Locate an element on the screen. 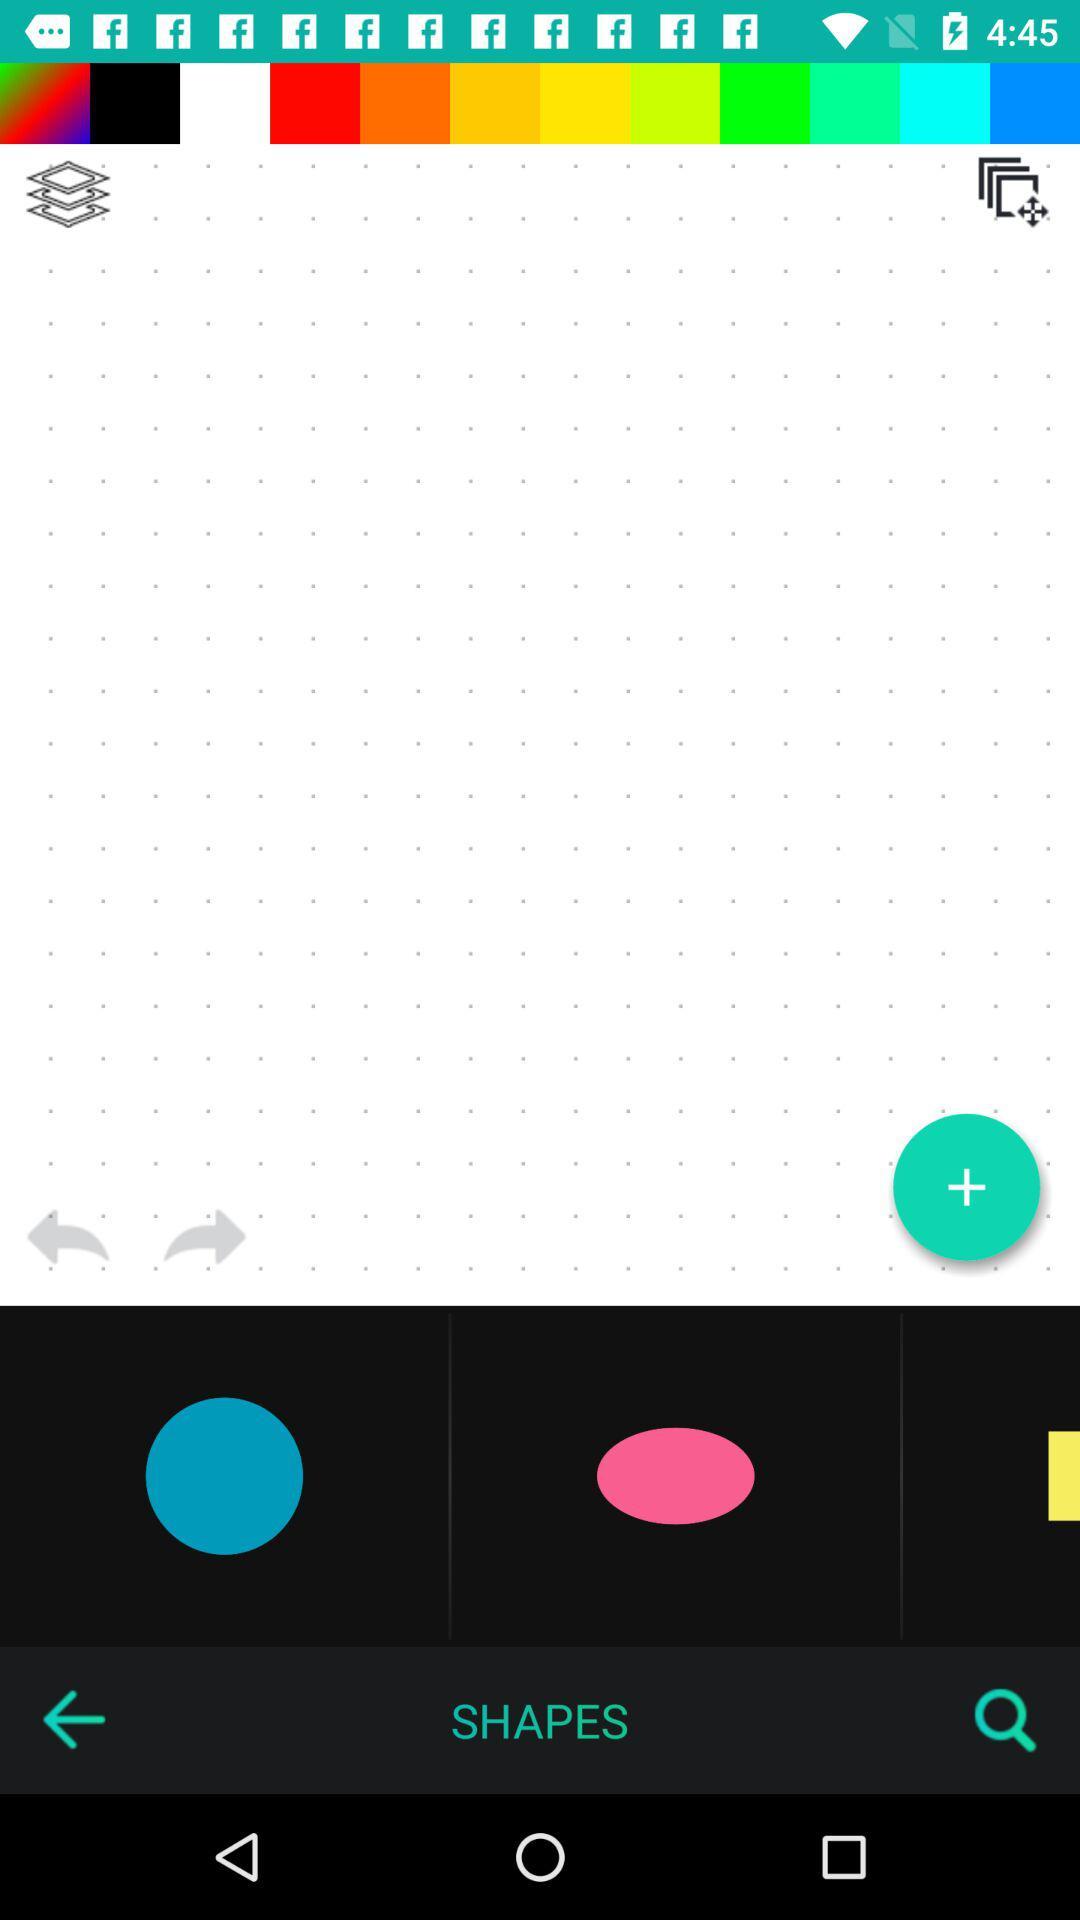 This screenshot has width=1080, height=1920. go back is located at coordinates (72, 1719).